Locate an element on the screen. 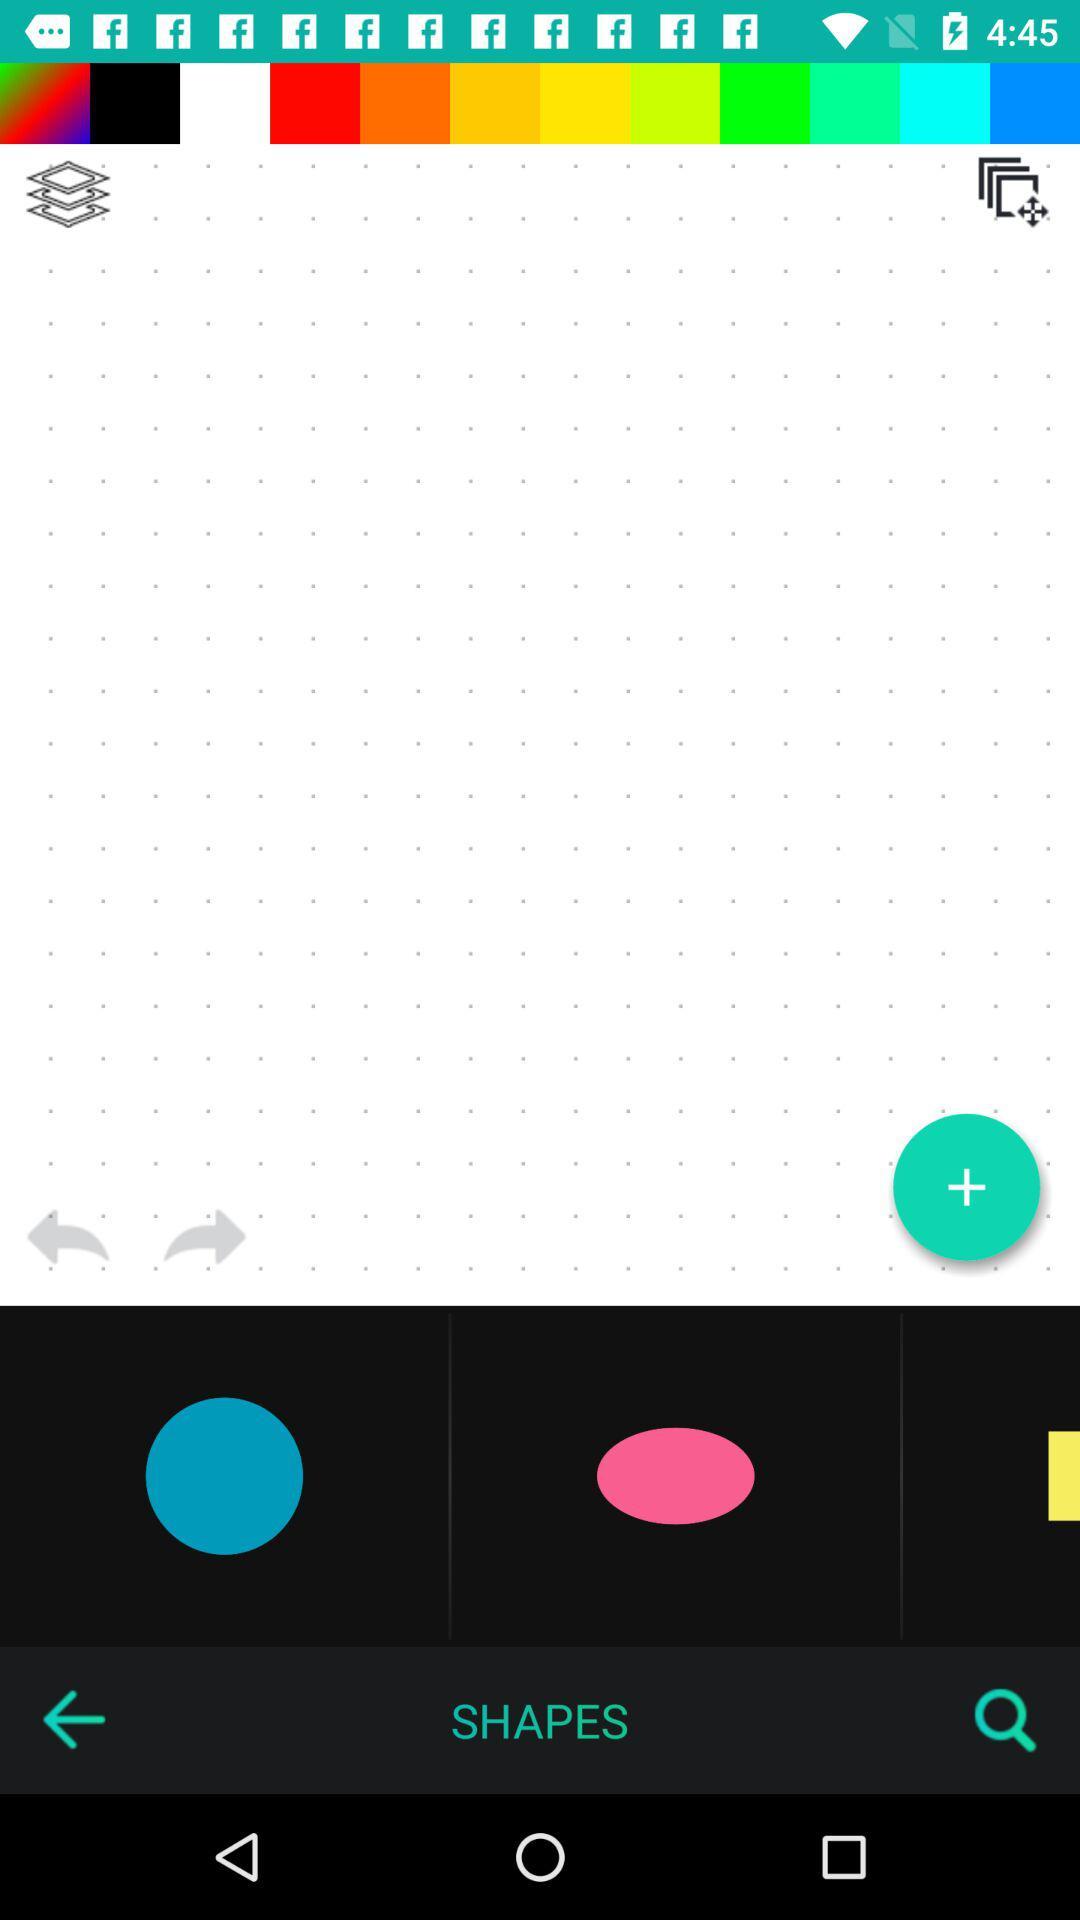 This screenshot has width=1080, height=1920. go back is located at coordinates (72, 1719).